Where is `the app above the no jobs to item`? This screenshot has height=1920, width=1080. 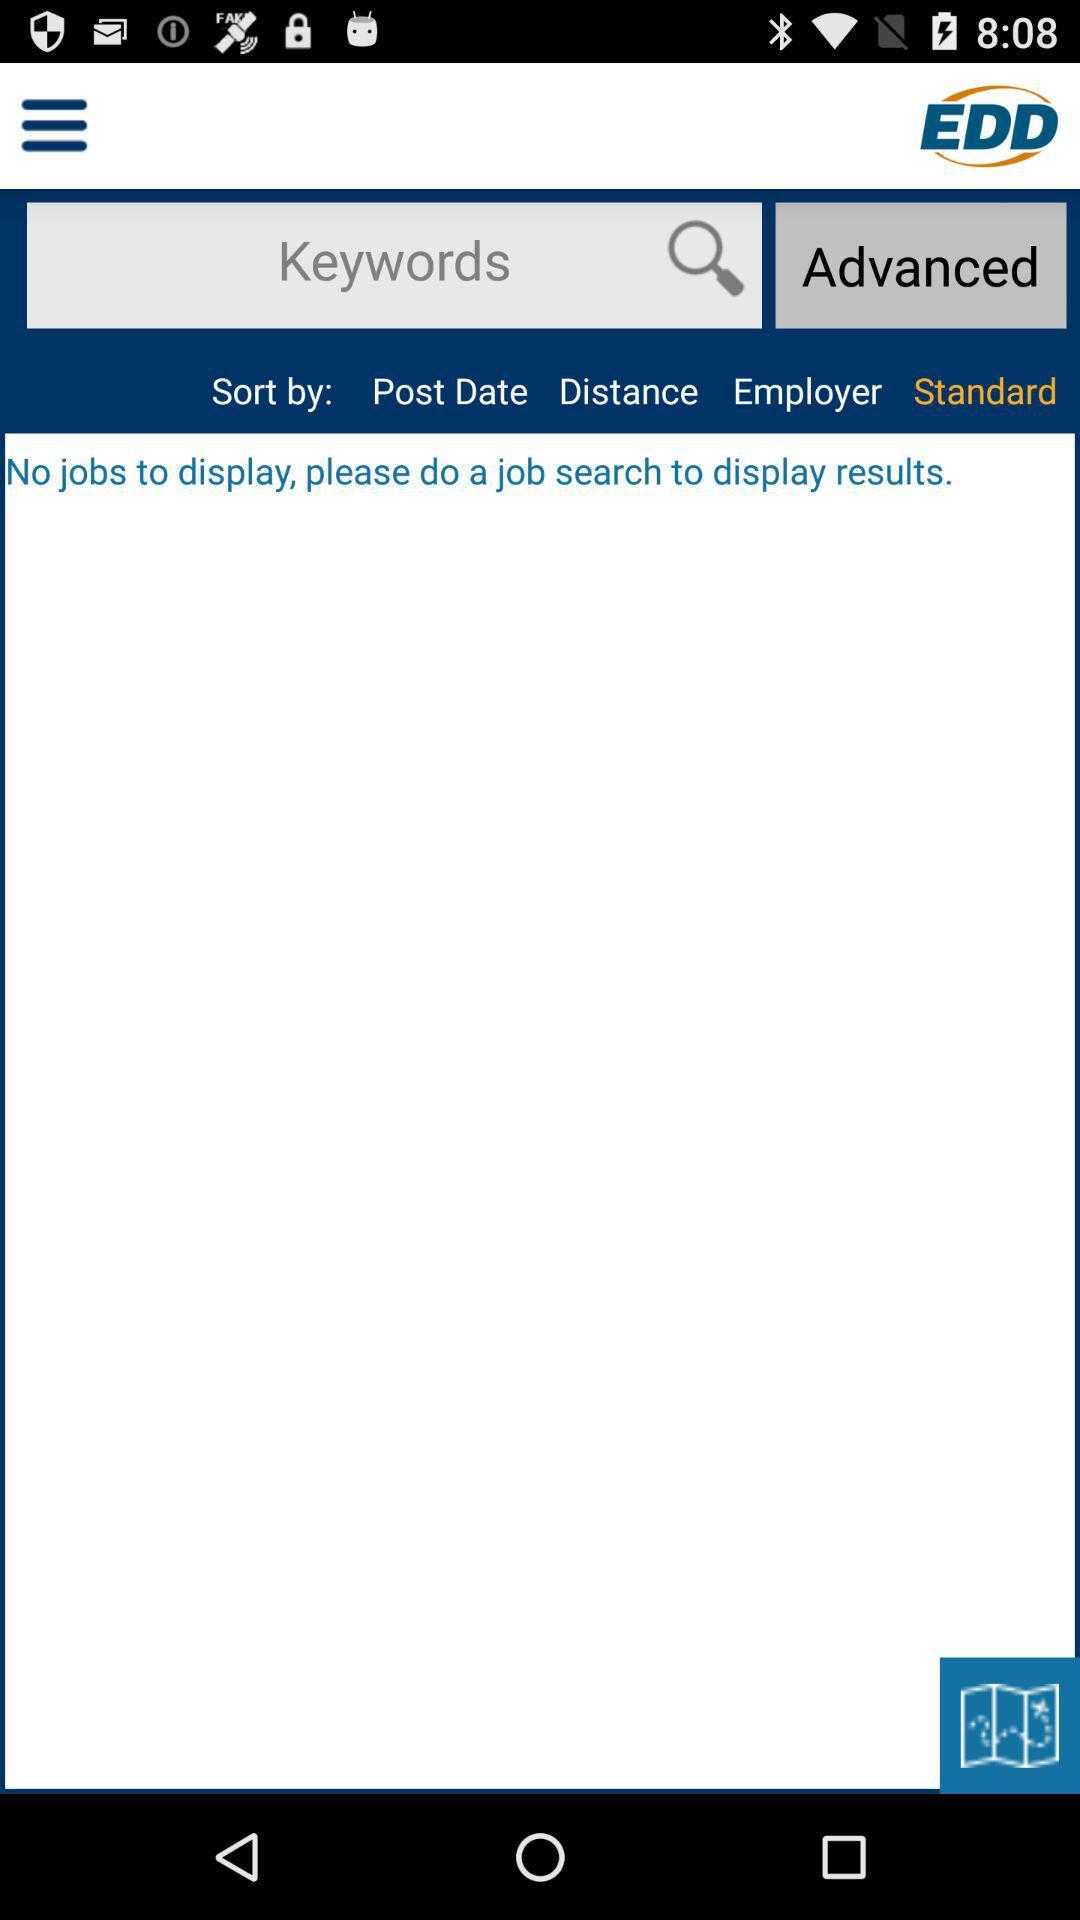
the app above the no jobs to item is located at coordinates (805, 390).